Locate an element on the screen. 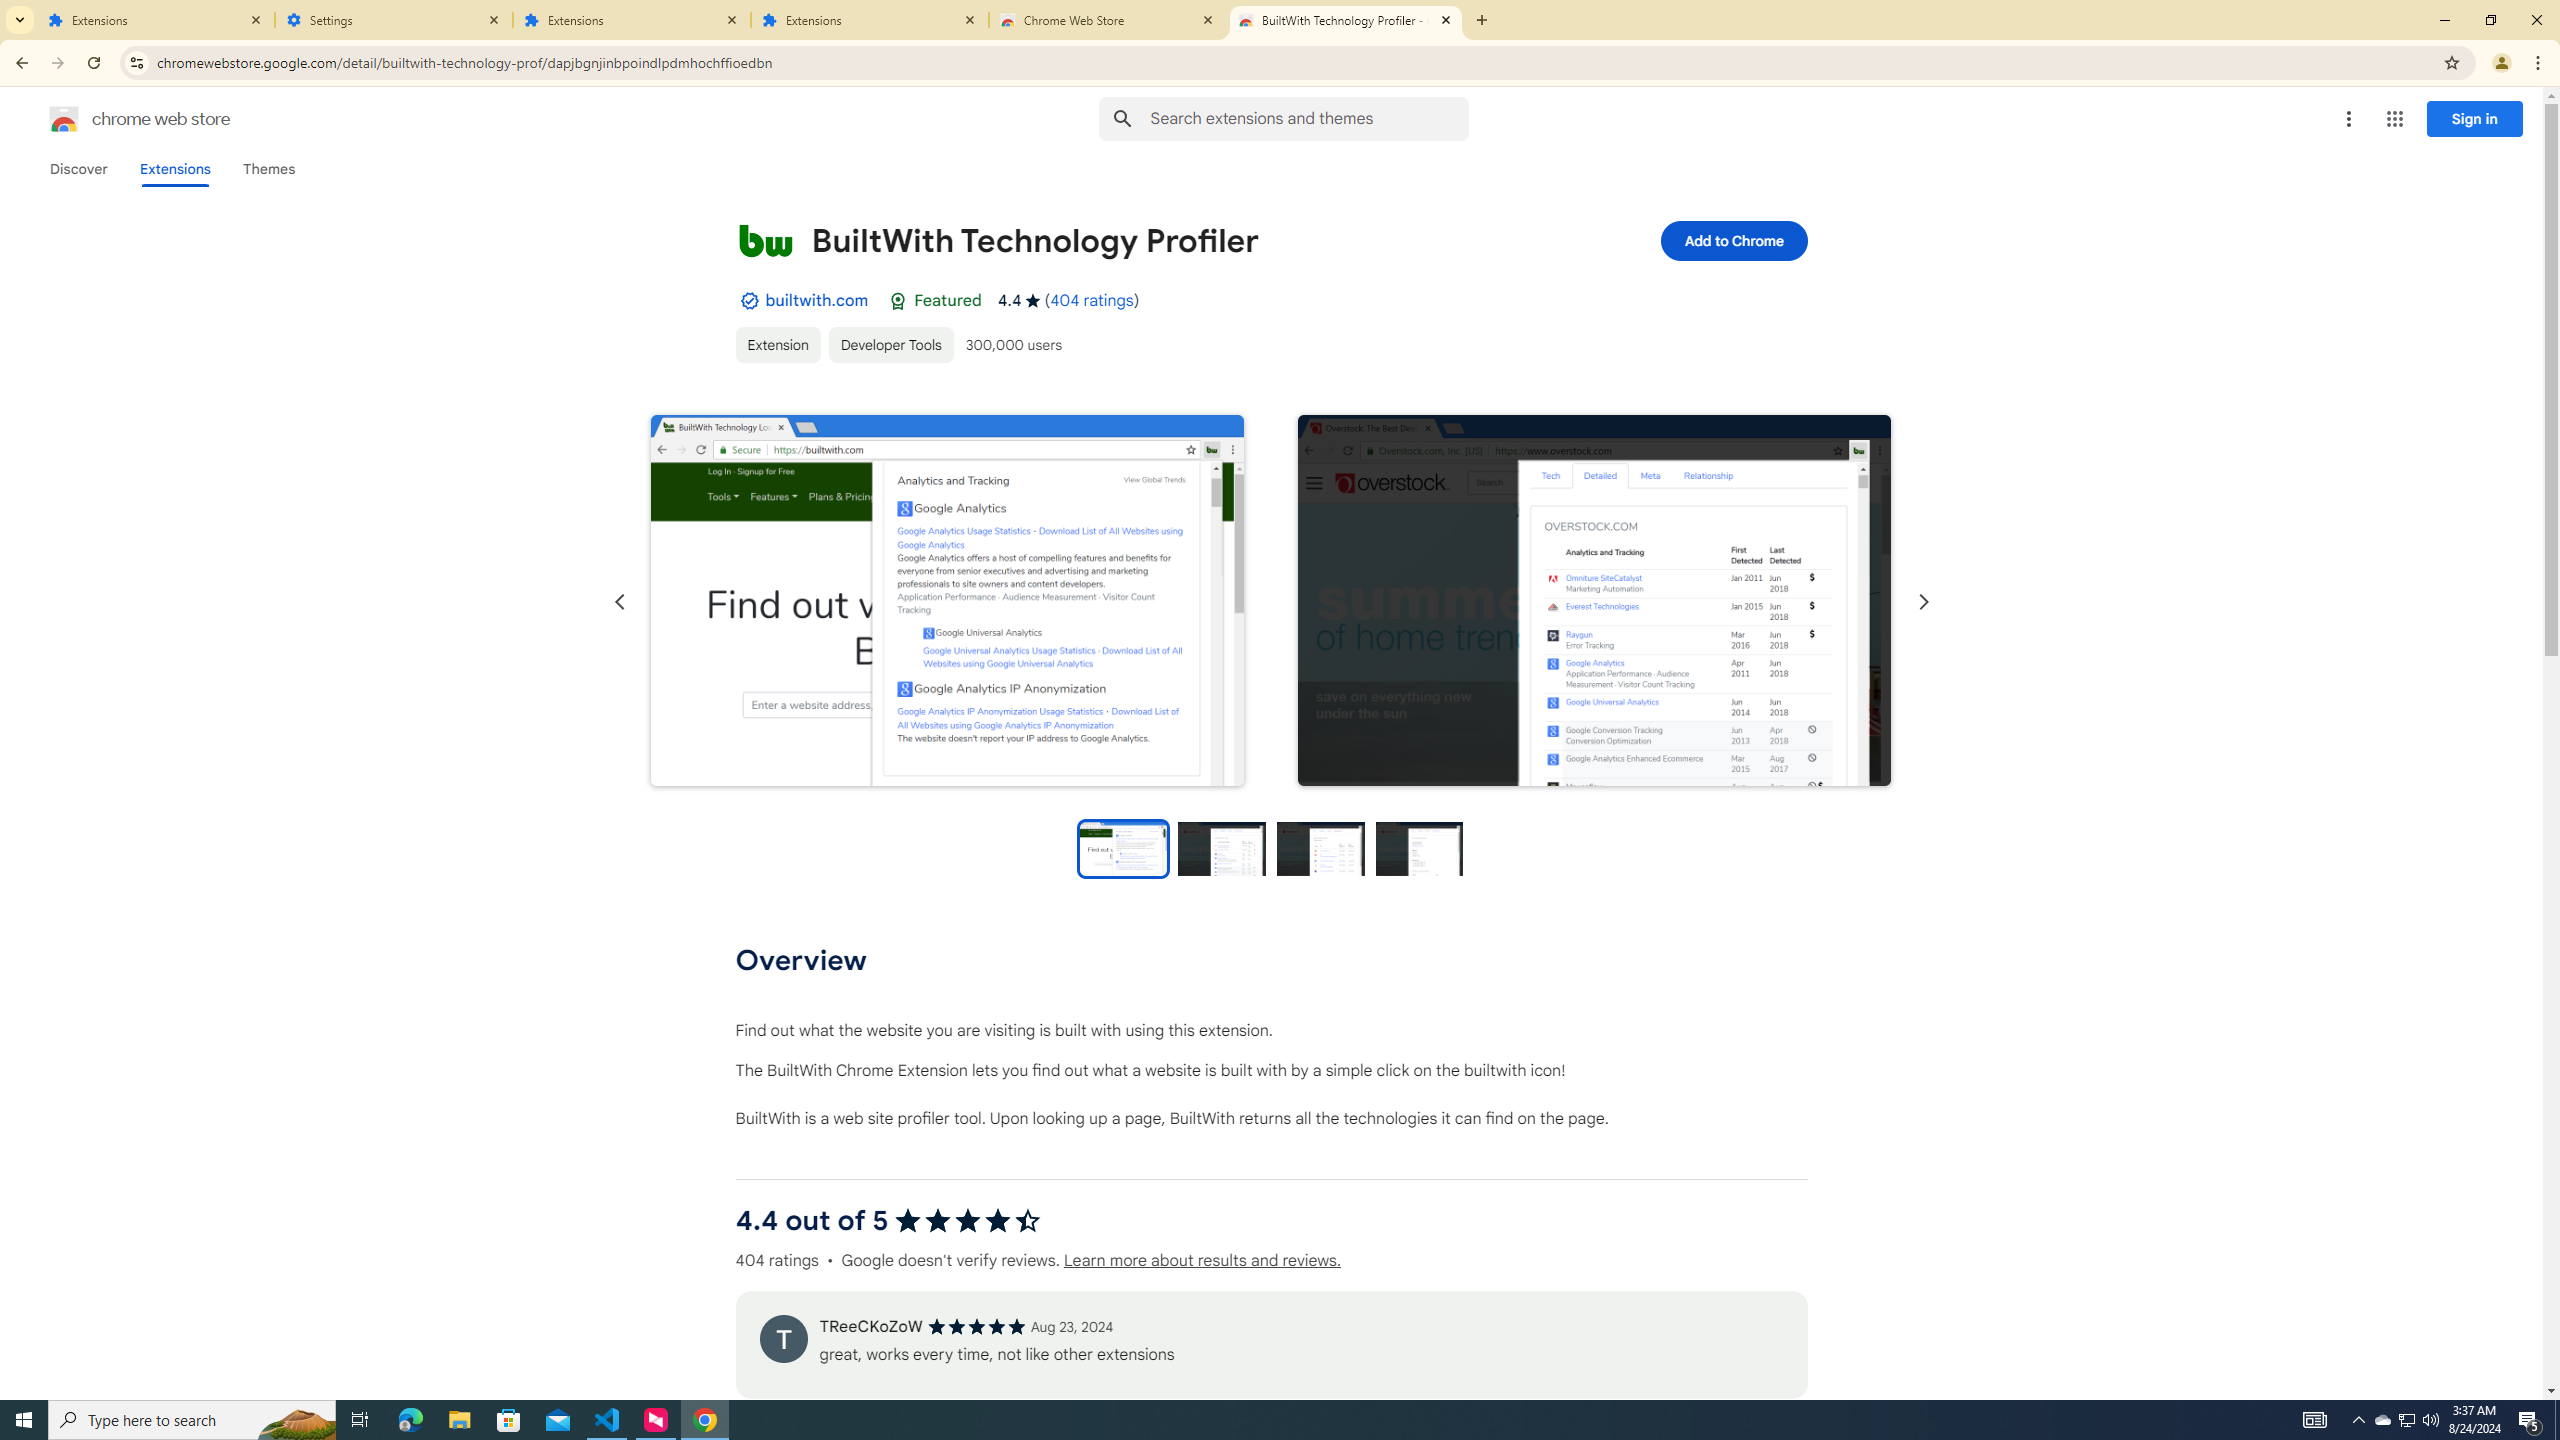  'More options menu' is located at coordinates (2348, 118).